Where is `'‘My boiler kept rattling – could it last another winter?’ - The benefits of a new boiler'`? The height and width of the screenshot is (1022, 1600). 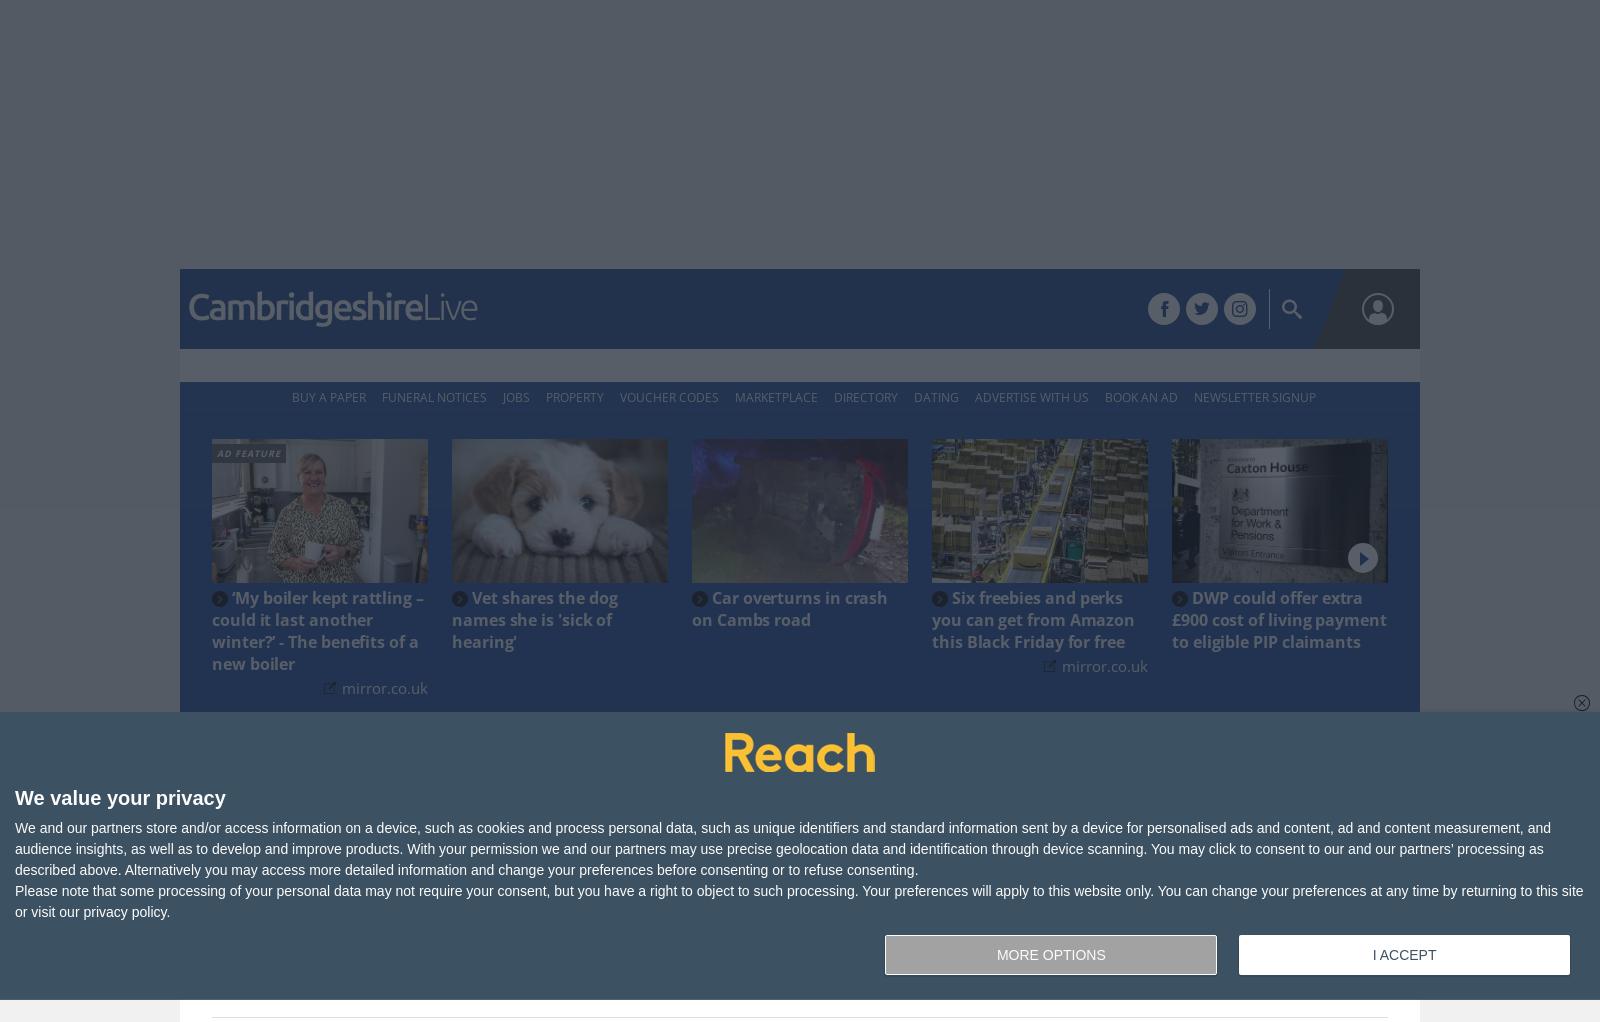 '‘My boiler kept rattling – could it last another winter?’ - The benefits of a new boiler' is located at coordinates (317, 629).